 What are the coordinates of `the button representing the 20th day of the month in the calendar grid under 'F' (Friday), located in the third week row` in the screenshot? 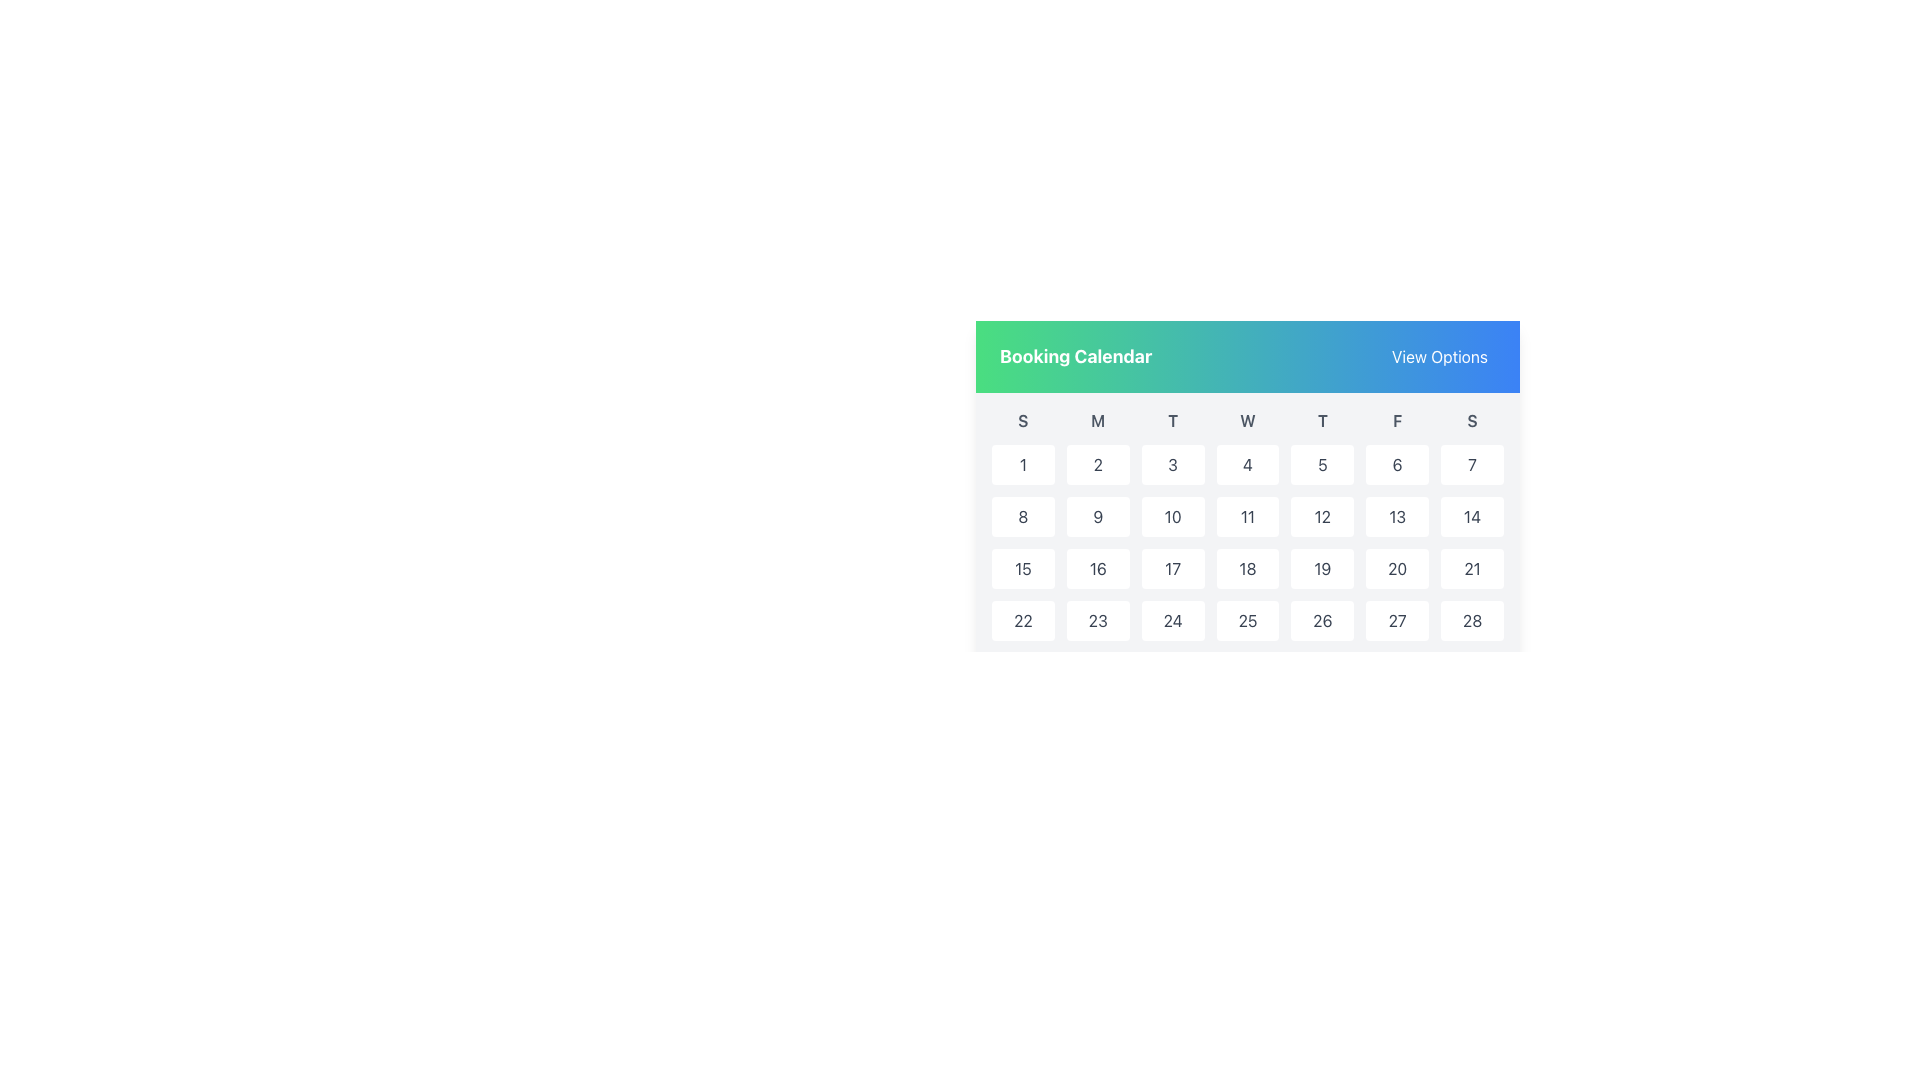 It's located at (1396, 569).